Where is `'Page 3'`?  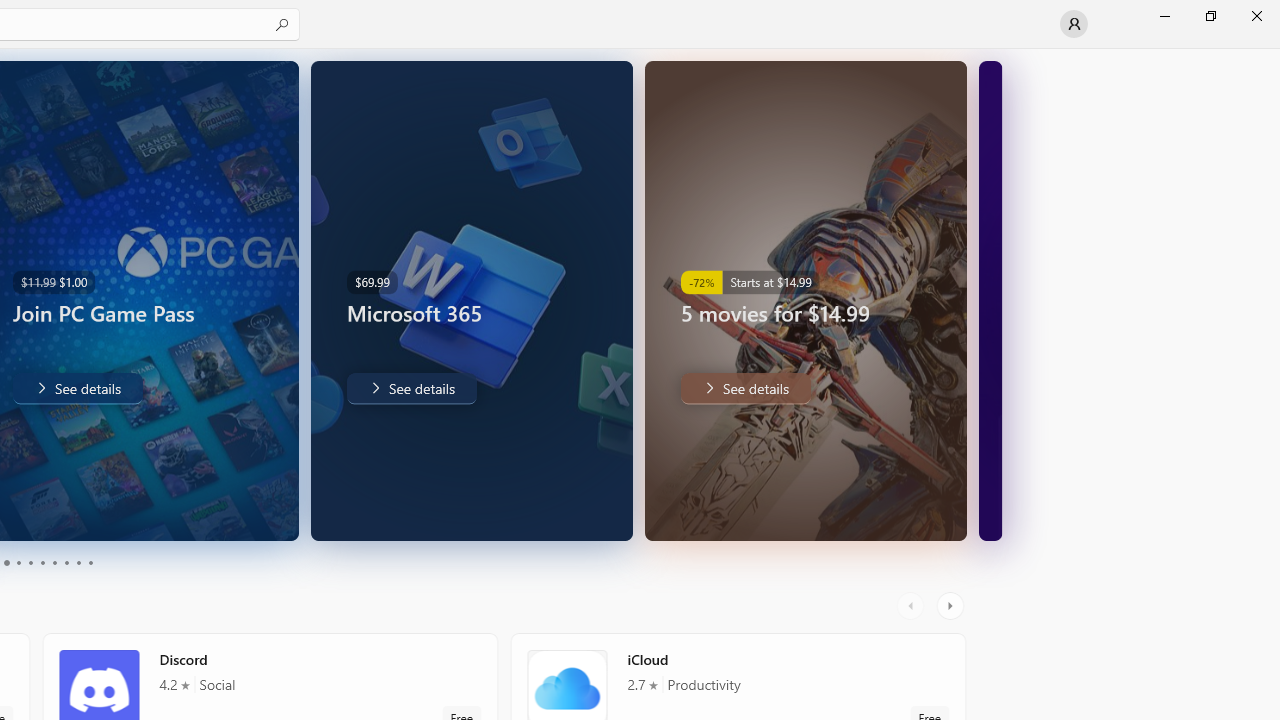 'Page 3' is located at coordinates (5, 563).